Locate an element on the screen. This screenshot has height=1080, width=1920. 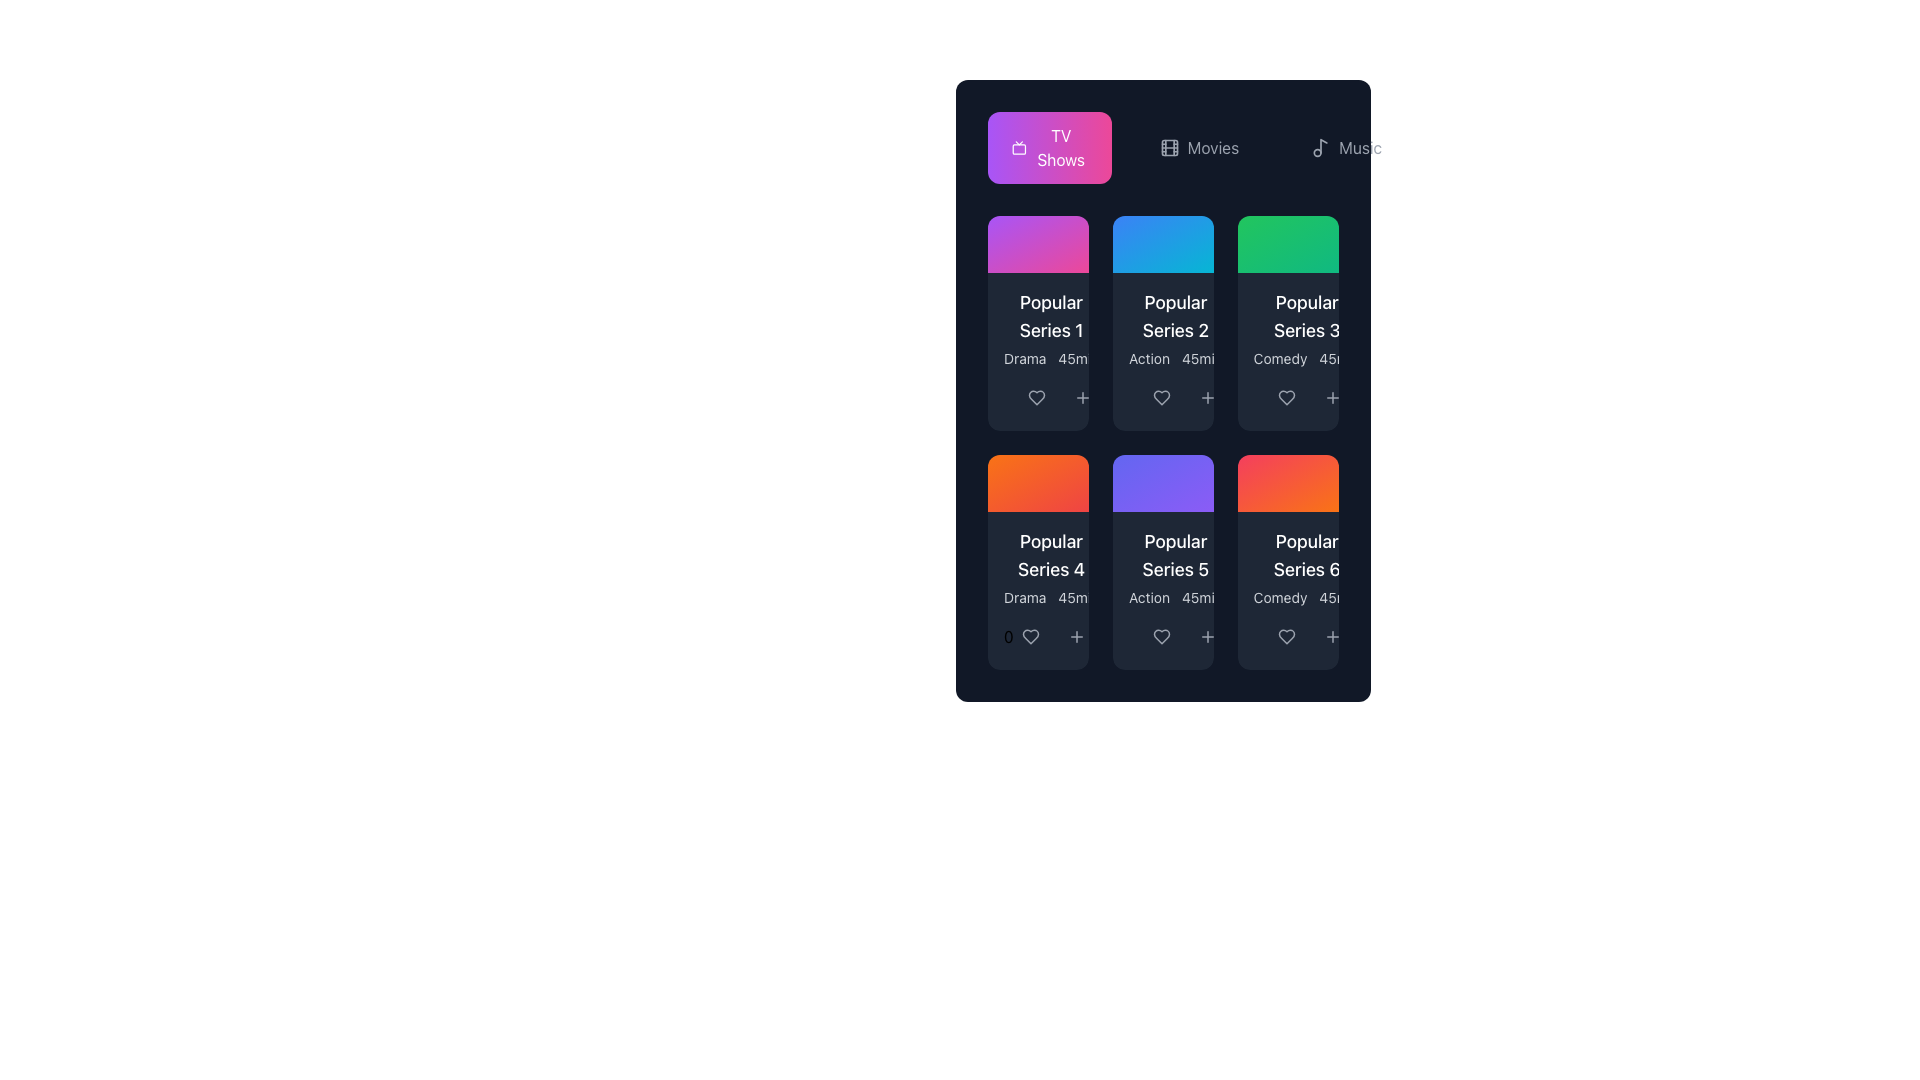
the third card in the first row of the grid layout is located at coordinates (1288, 322).